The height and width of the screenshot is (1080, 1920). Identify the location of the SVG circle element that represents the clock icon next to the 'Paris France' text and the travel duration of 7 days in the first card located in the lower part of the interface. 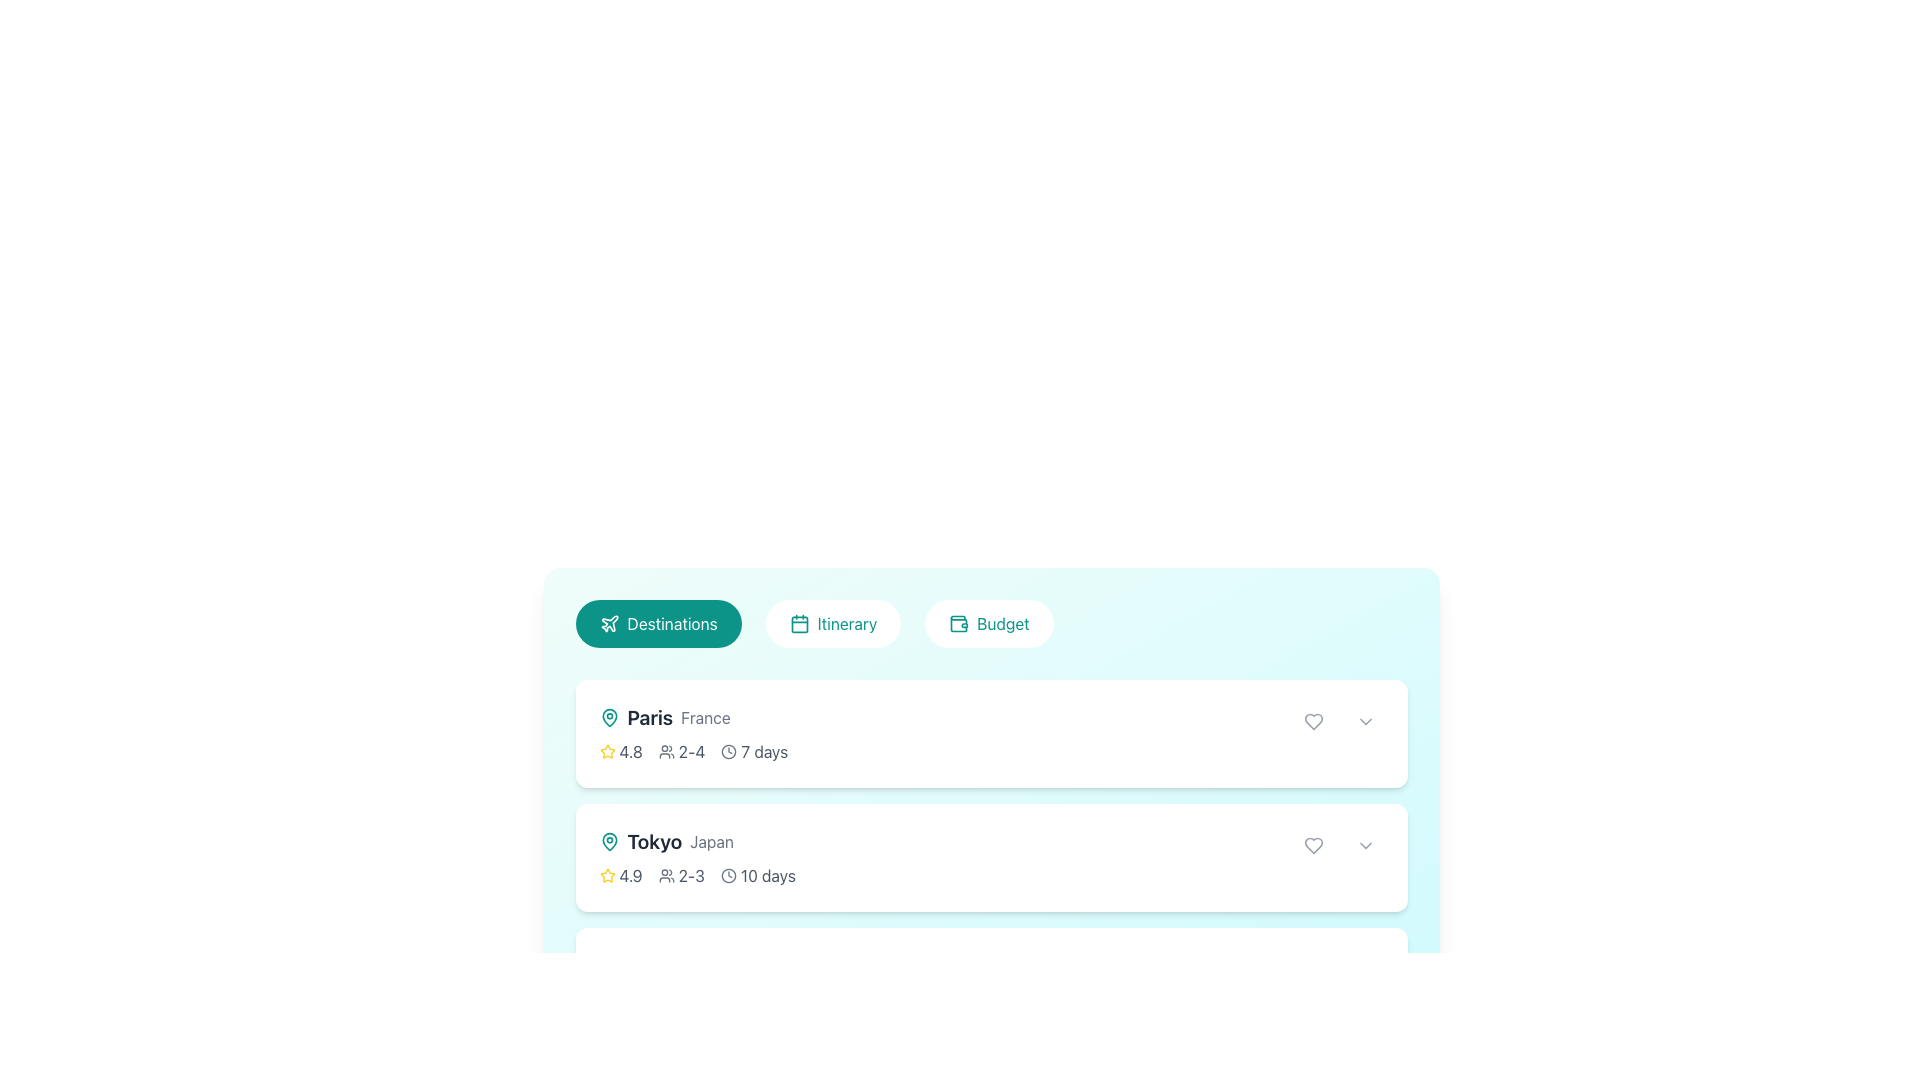
(728, 752).